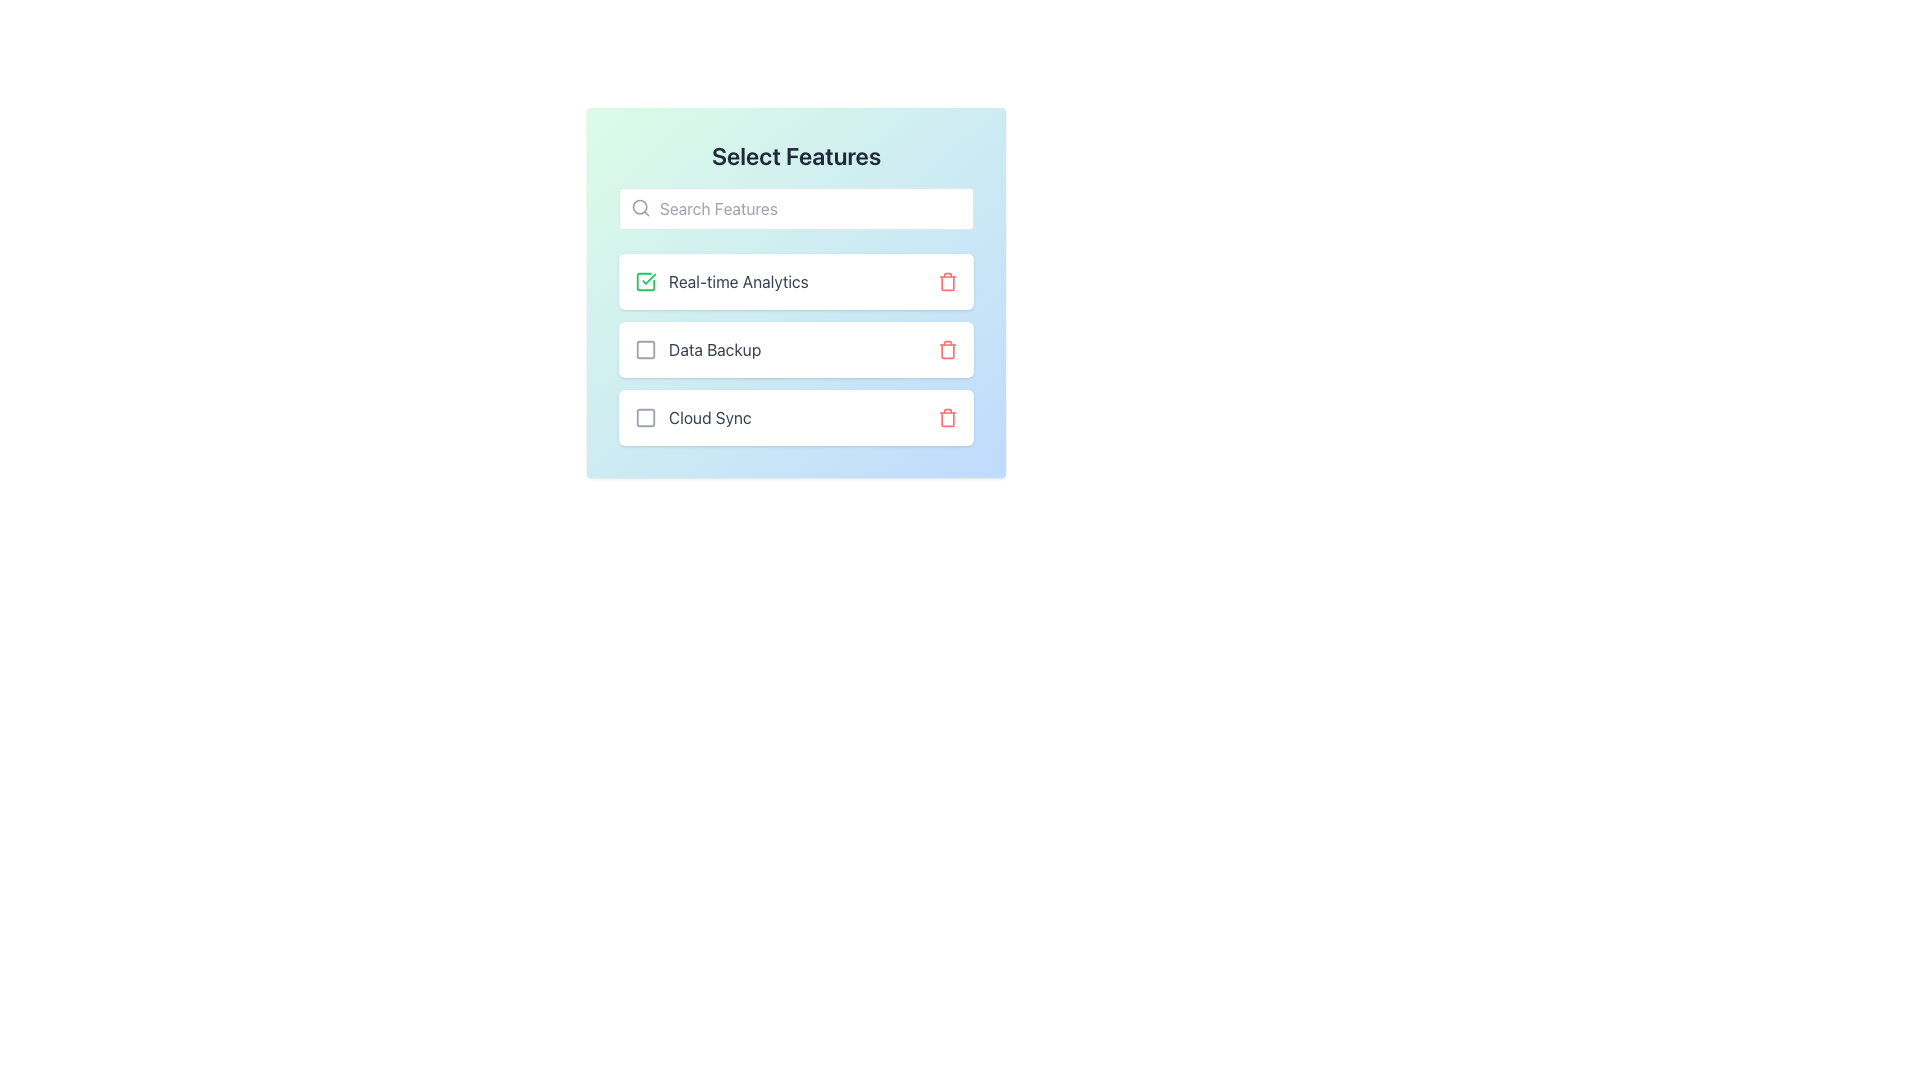 The image size is (1920, 1080). What do you see at coordinates (947, 281) in the screenshot?
I see `the Trash/Delete icon located to the right of the 'Real-time Analytics' text` at bounding box center [947, 281].